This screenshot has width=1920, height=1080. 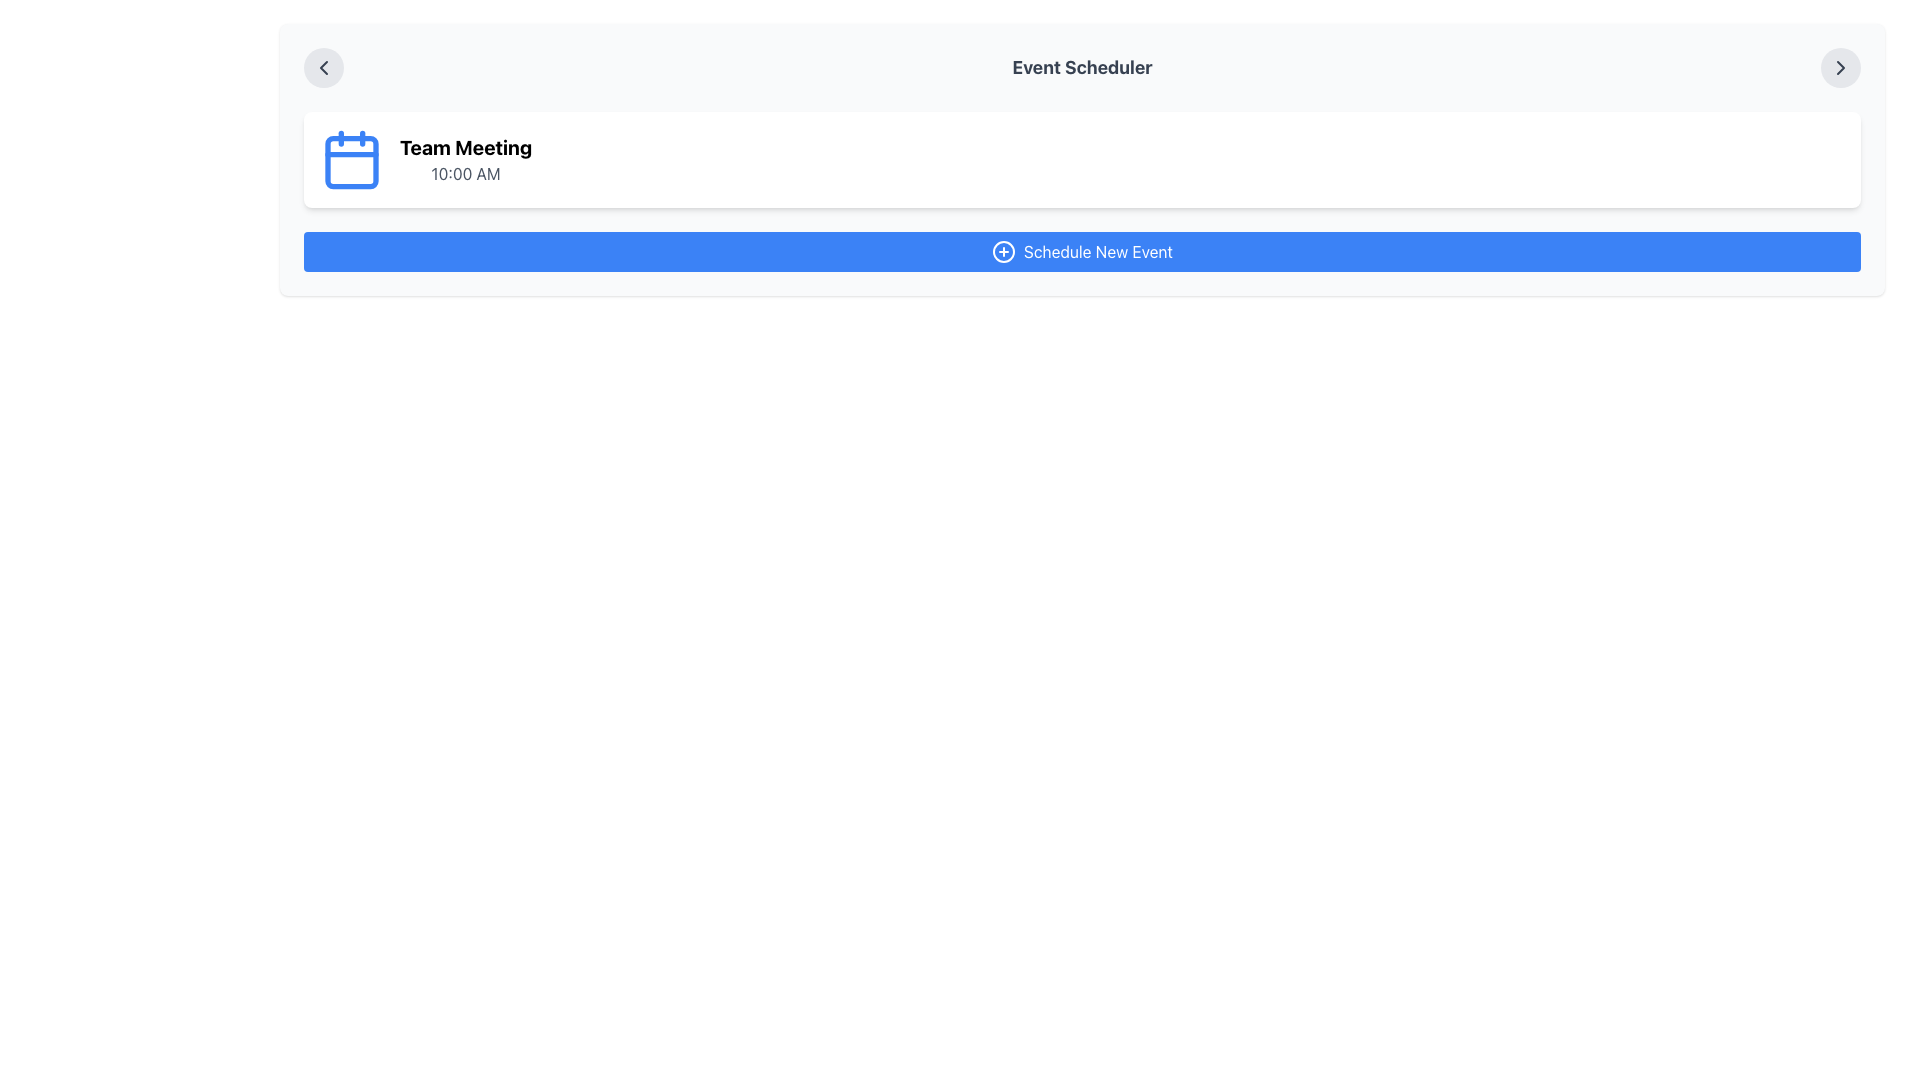 What do you see at coordinates (1003, 250) in the screenshot?
I see `the decorative icon of the 'Schedule New Event' button, which enhances its visual appearance and indicates action, located near the left side of the button` at bounding box center [1003, 250].